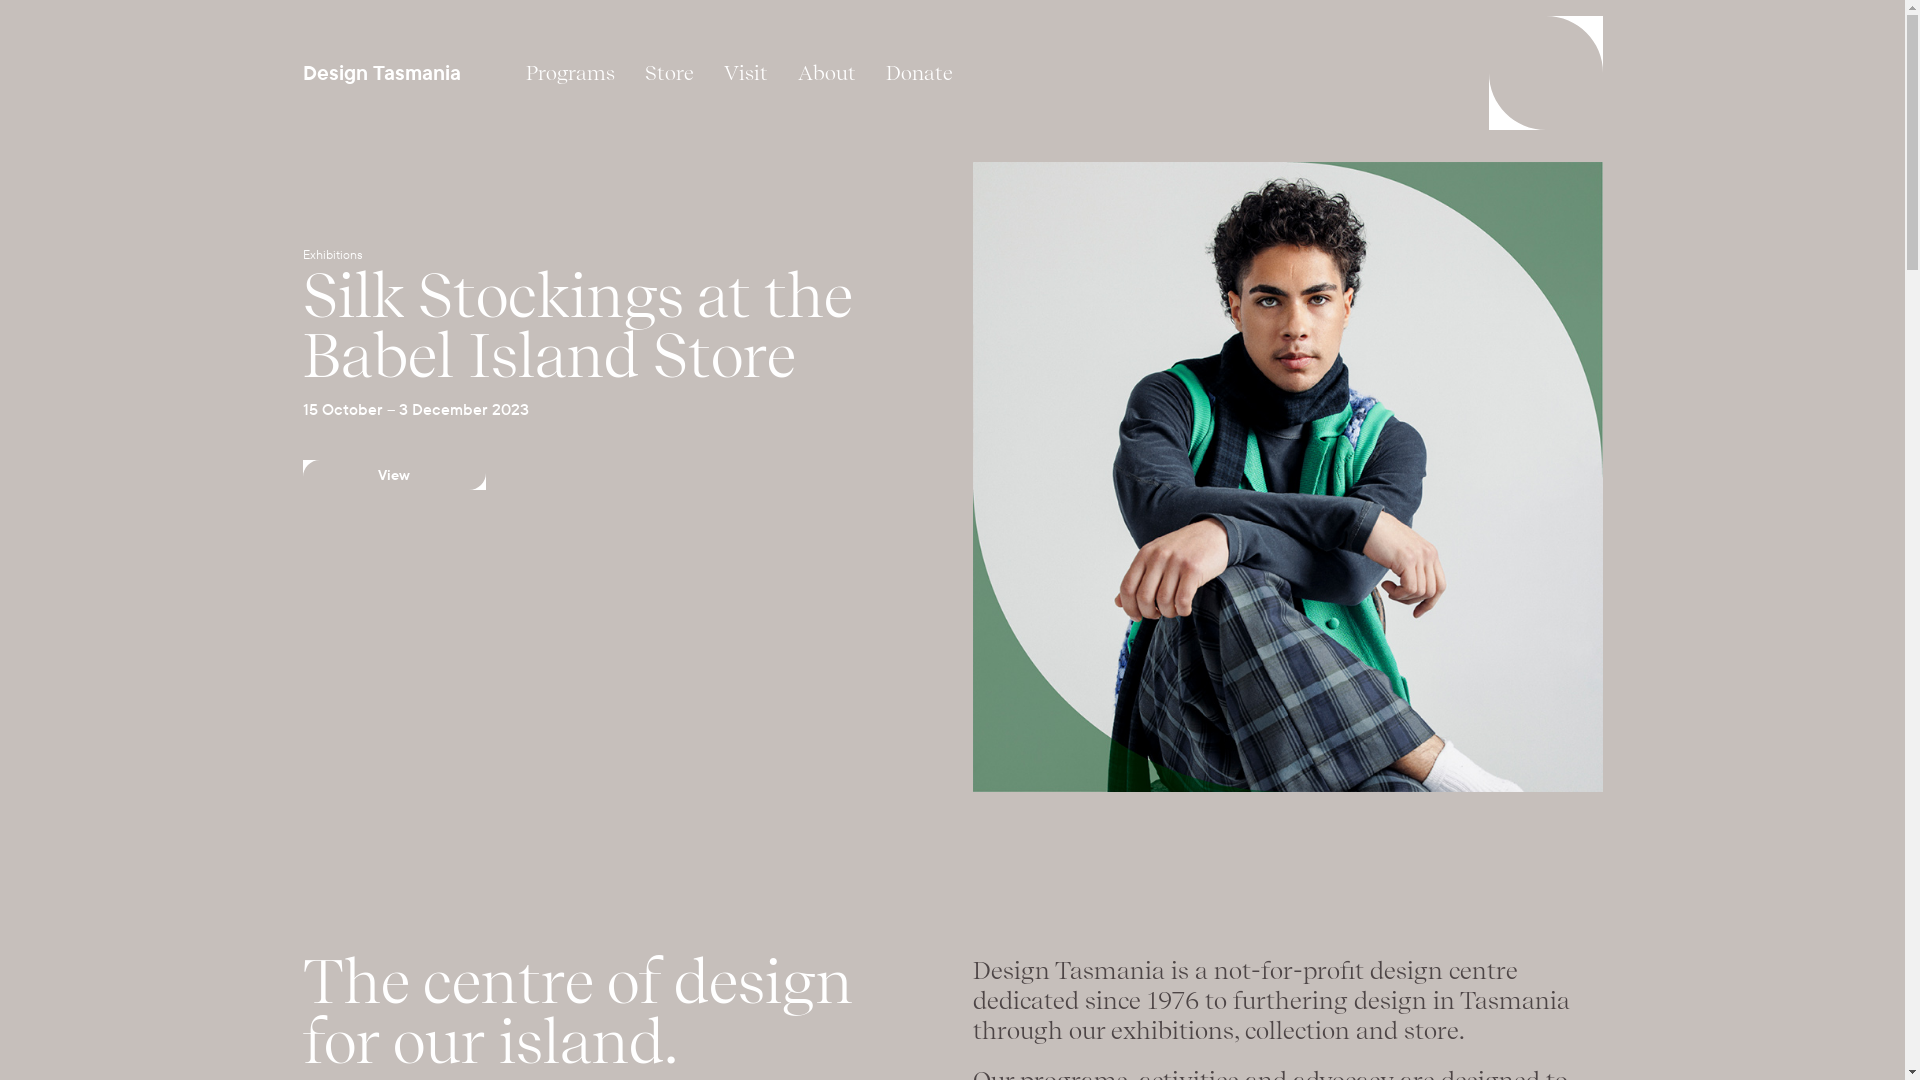  I want to click on 'Visit', so click(743, 72).